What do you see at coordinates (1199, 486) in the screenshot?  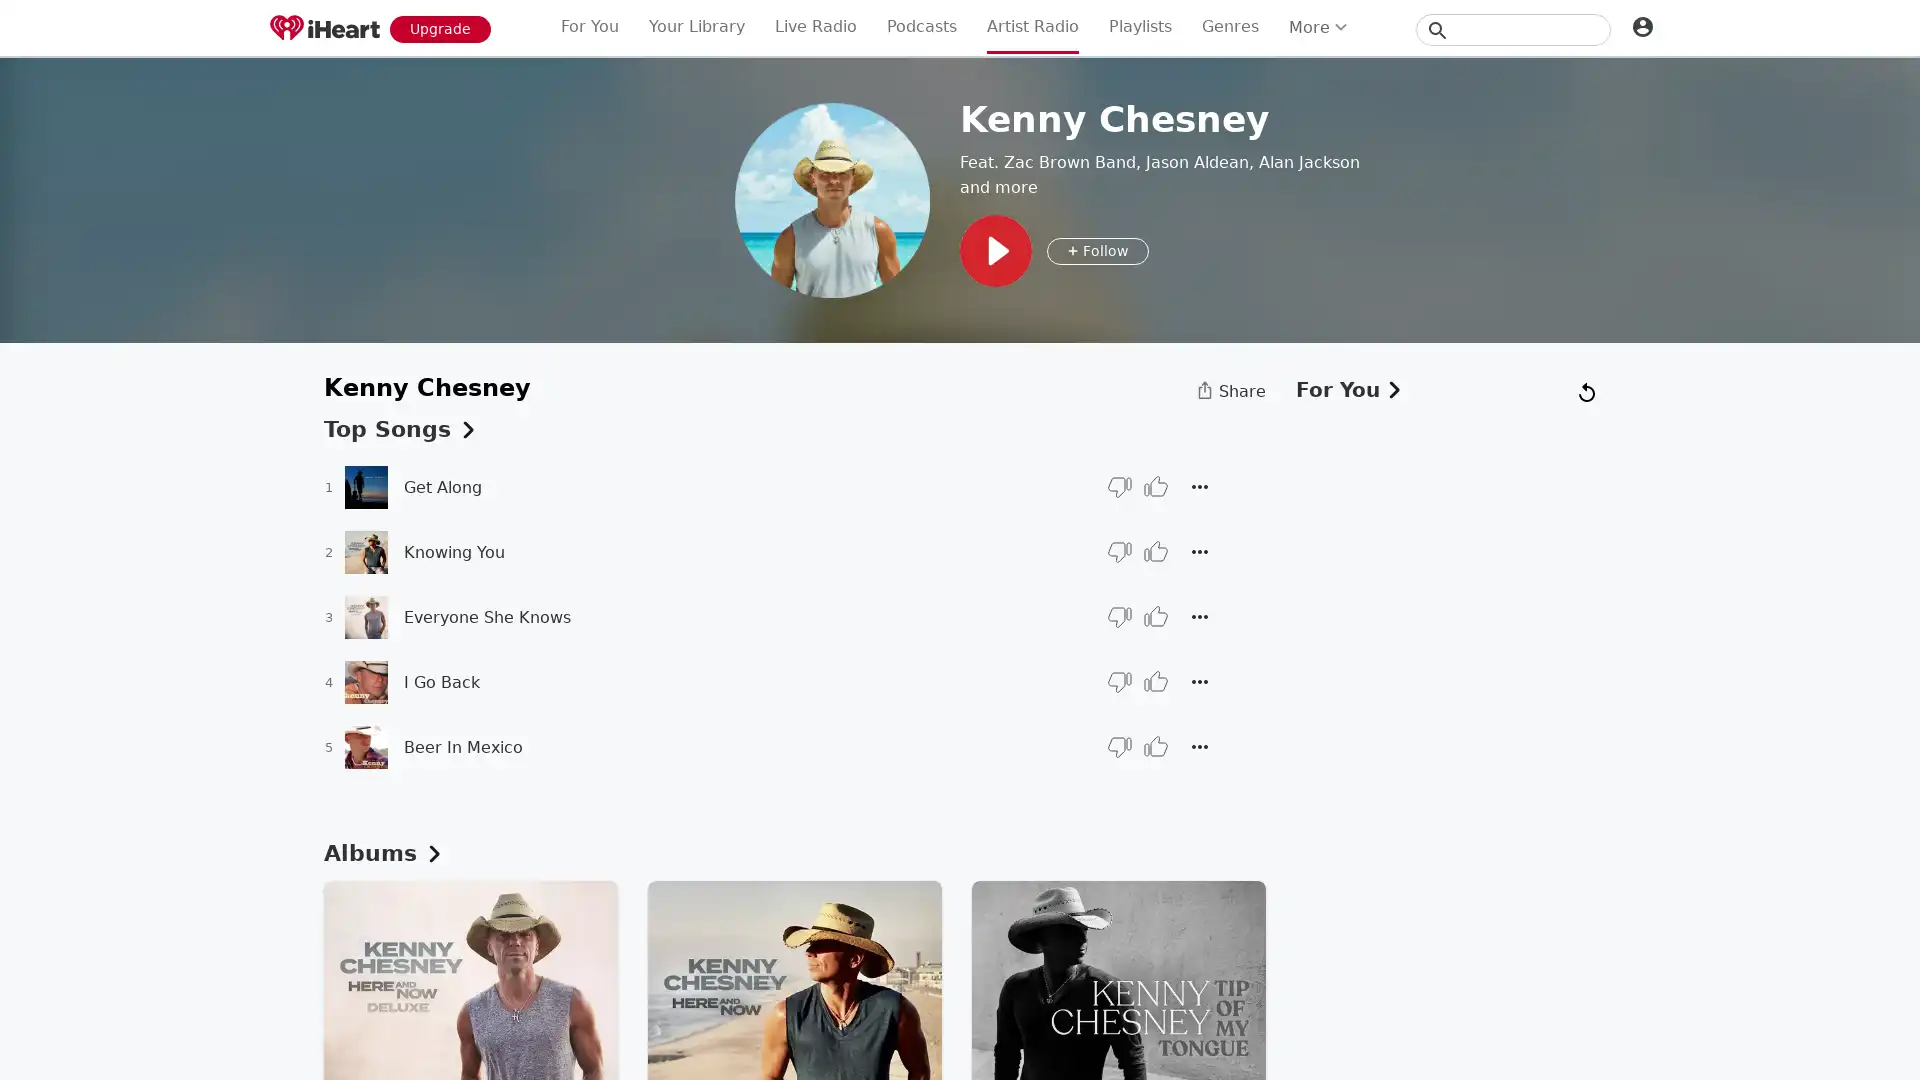 I see `More` at bounding box center [1199, 486].